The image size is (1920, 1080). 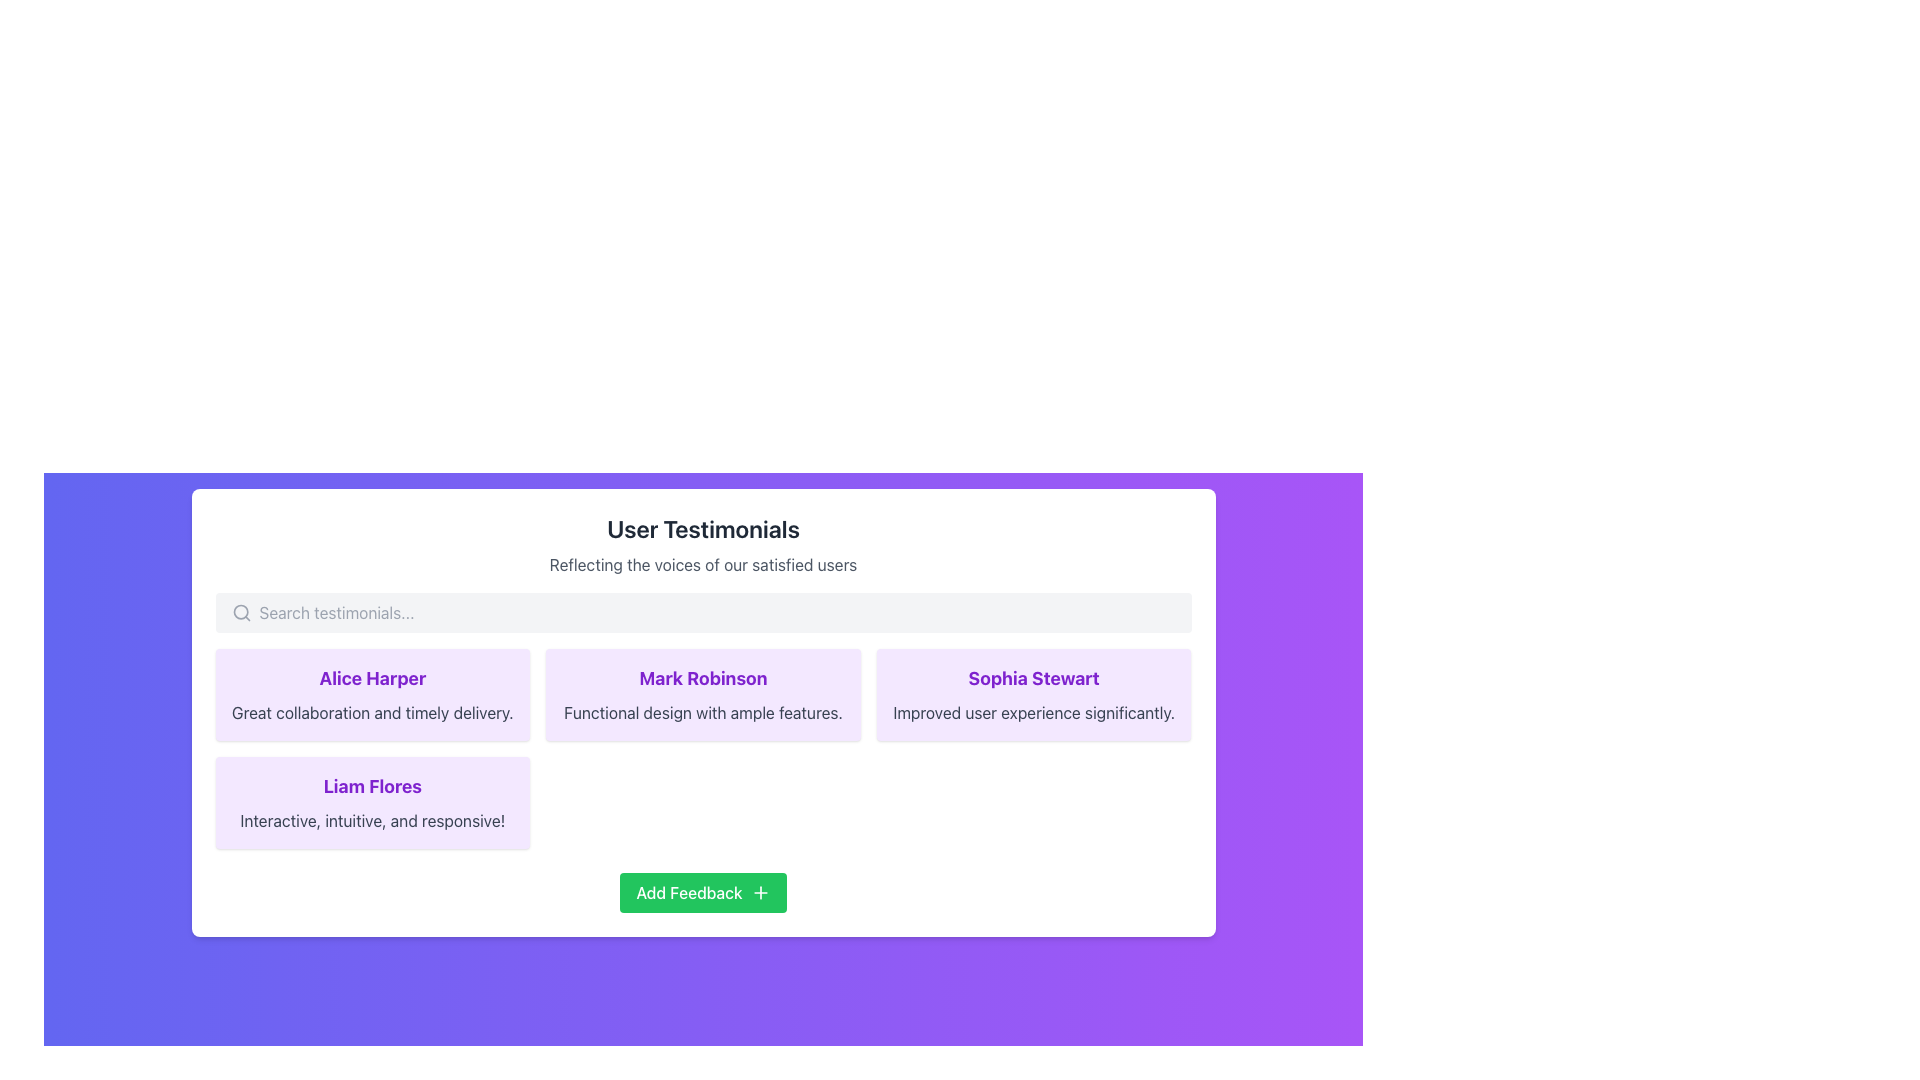 What do you see at coordinates (372, 785) in the screenshot?
I see `the text element displaying 'Liam Flores' in bold, purple styling at the top of the testimonial card` at bounding box center [372, 785].